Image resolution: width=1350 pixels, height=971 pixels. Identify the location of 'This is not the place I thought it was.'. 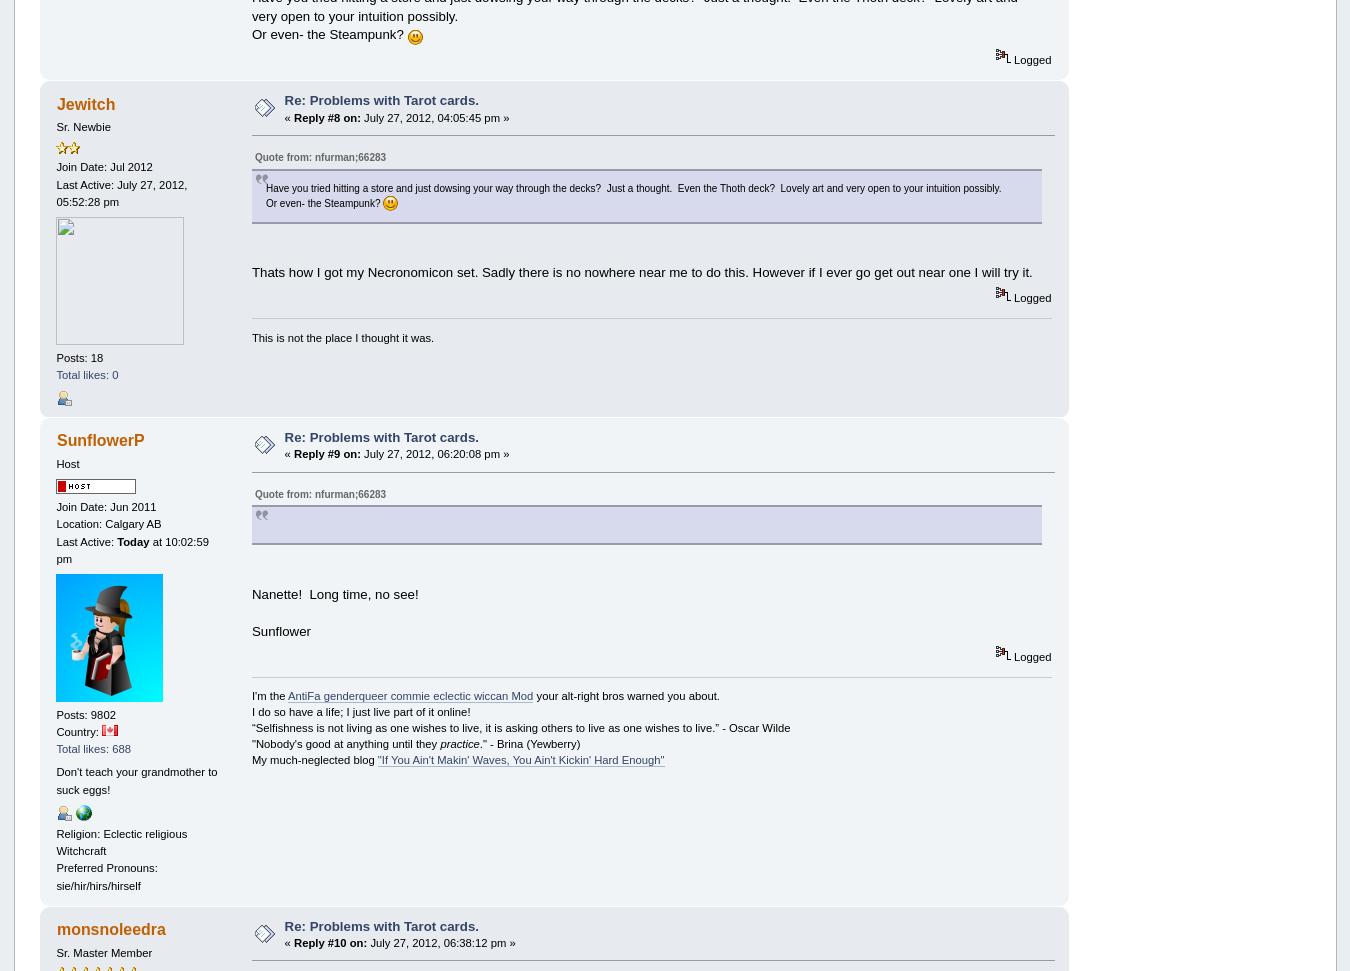
(342, 337).